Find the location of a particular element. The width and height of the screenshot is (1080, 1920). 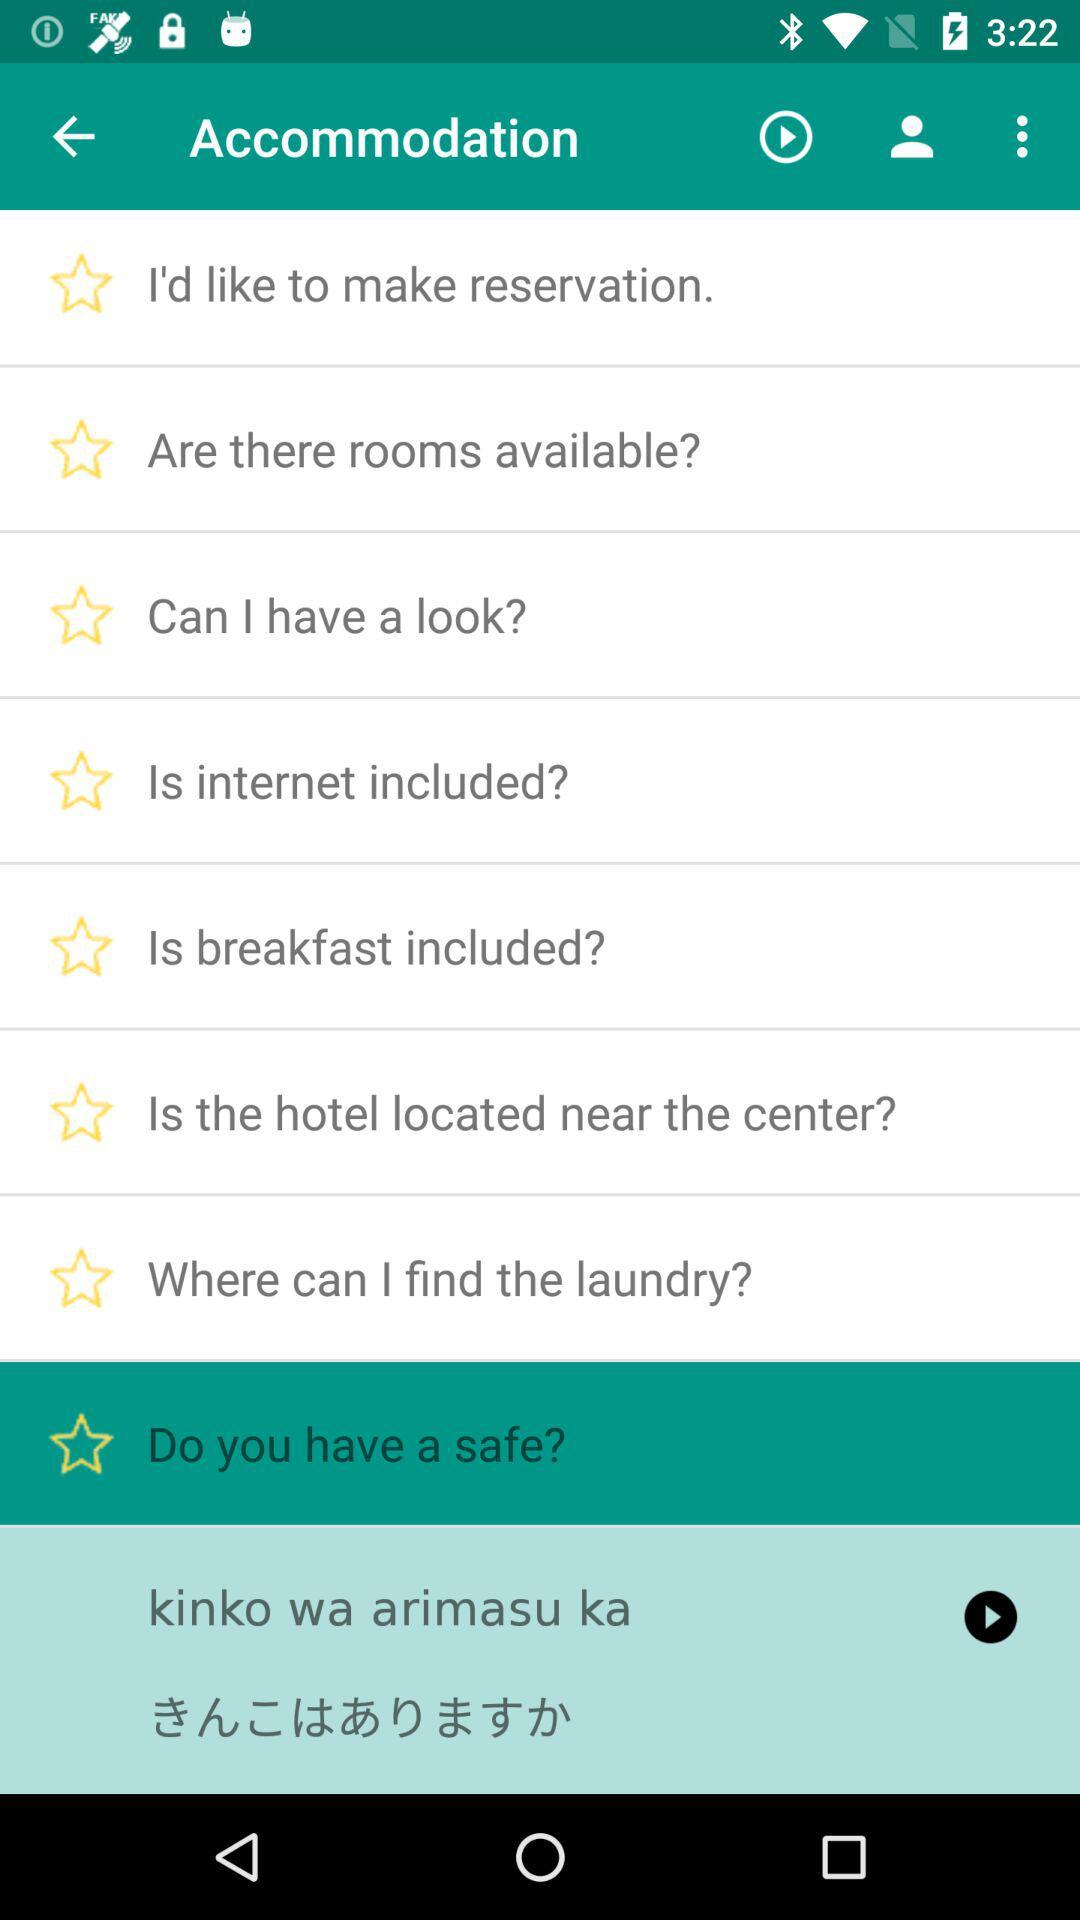

item next to the accommodation item is located at coordinates (72, 135).